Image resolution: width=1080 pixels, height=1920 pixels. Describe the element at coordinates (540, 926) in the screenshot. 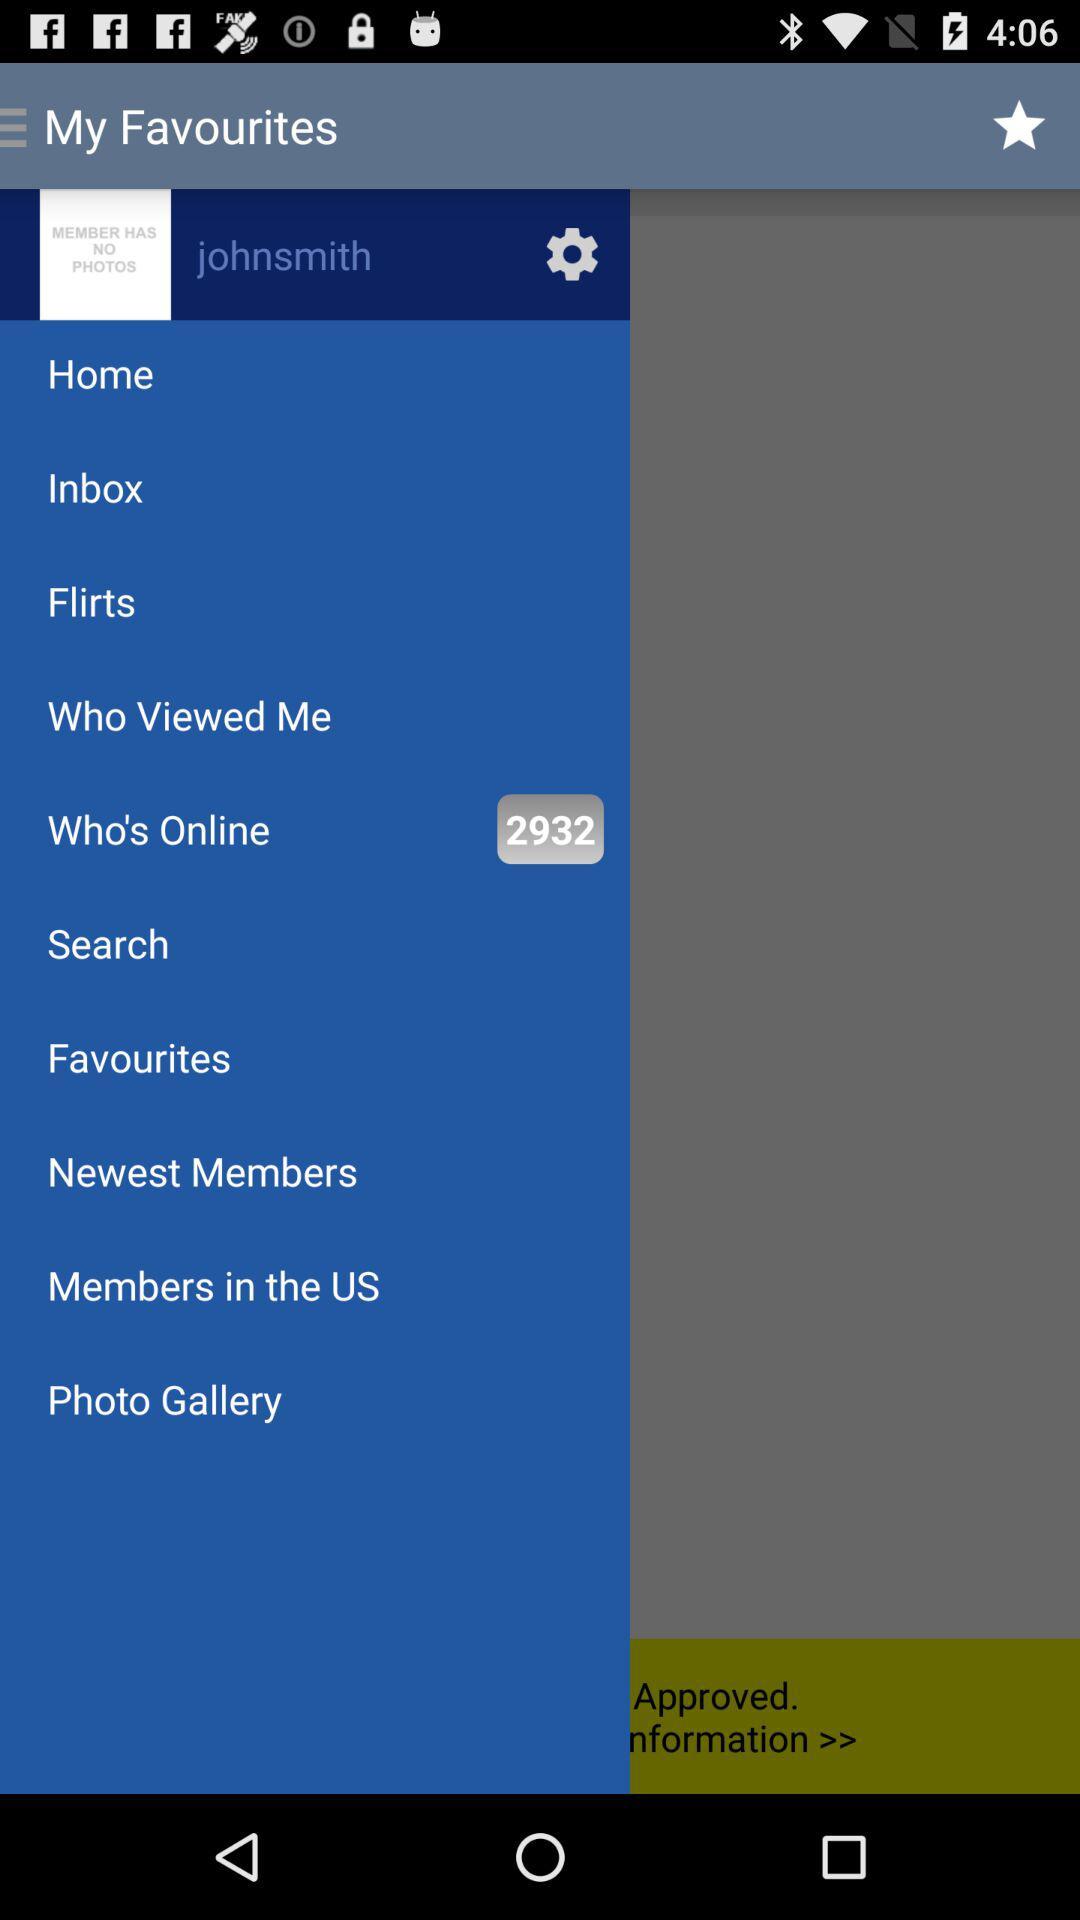

I see `from menu` at that location.